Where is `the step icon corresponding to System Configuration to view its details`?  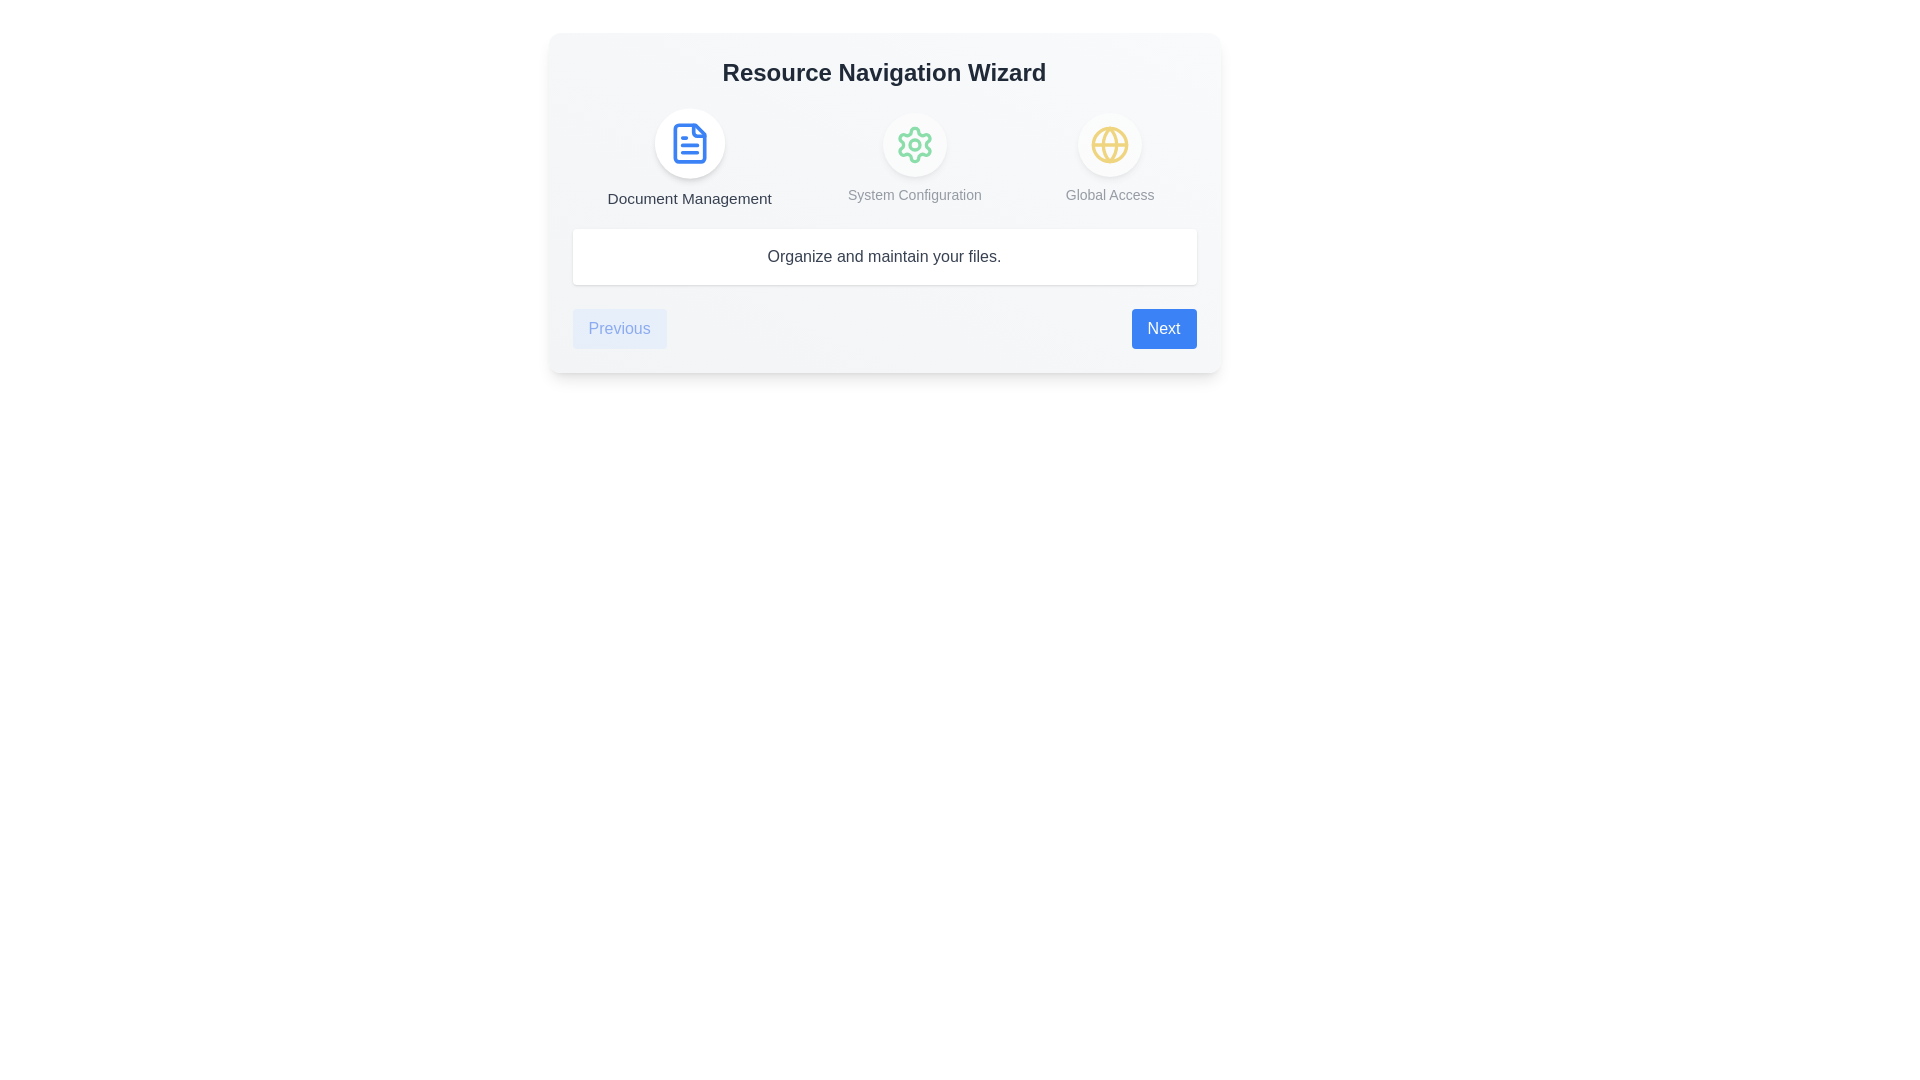
the step icon corresponding to System Configuration to view its details is located at coordinates (913, 144).